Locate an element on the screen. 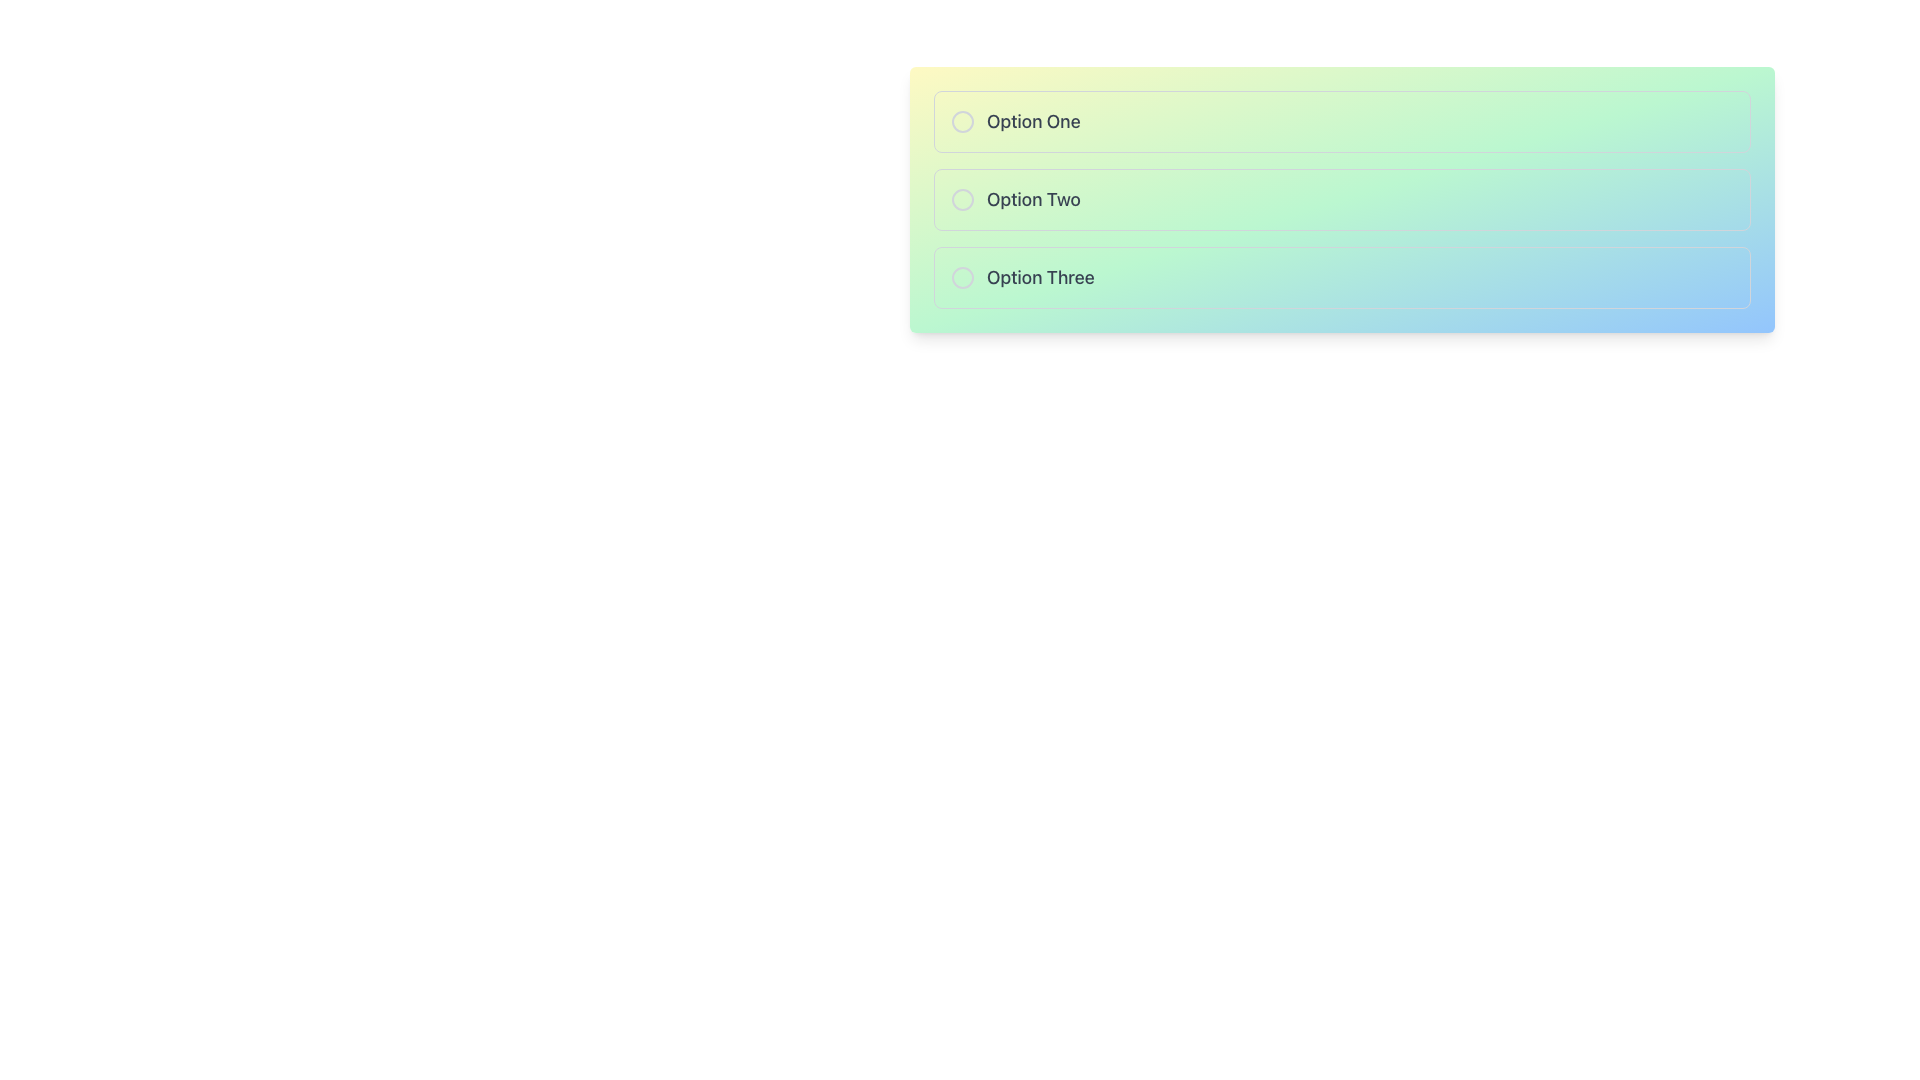 This screenshot has width=1920, height=1080. the radio button circle for 'Option Three' is located at coordinates (963, 277).